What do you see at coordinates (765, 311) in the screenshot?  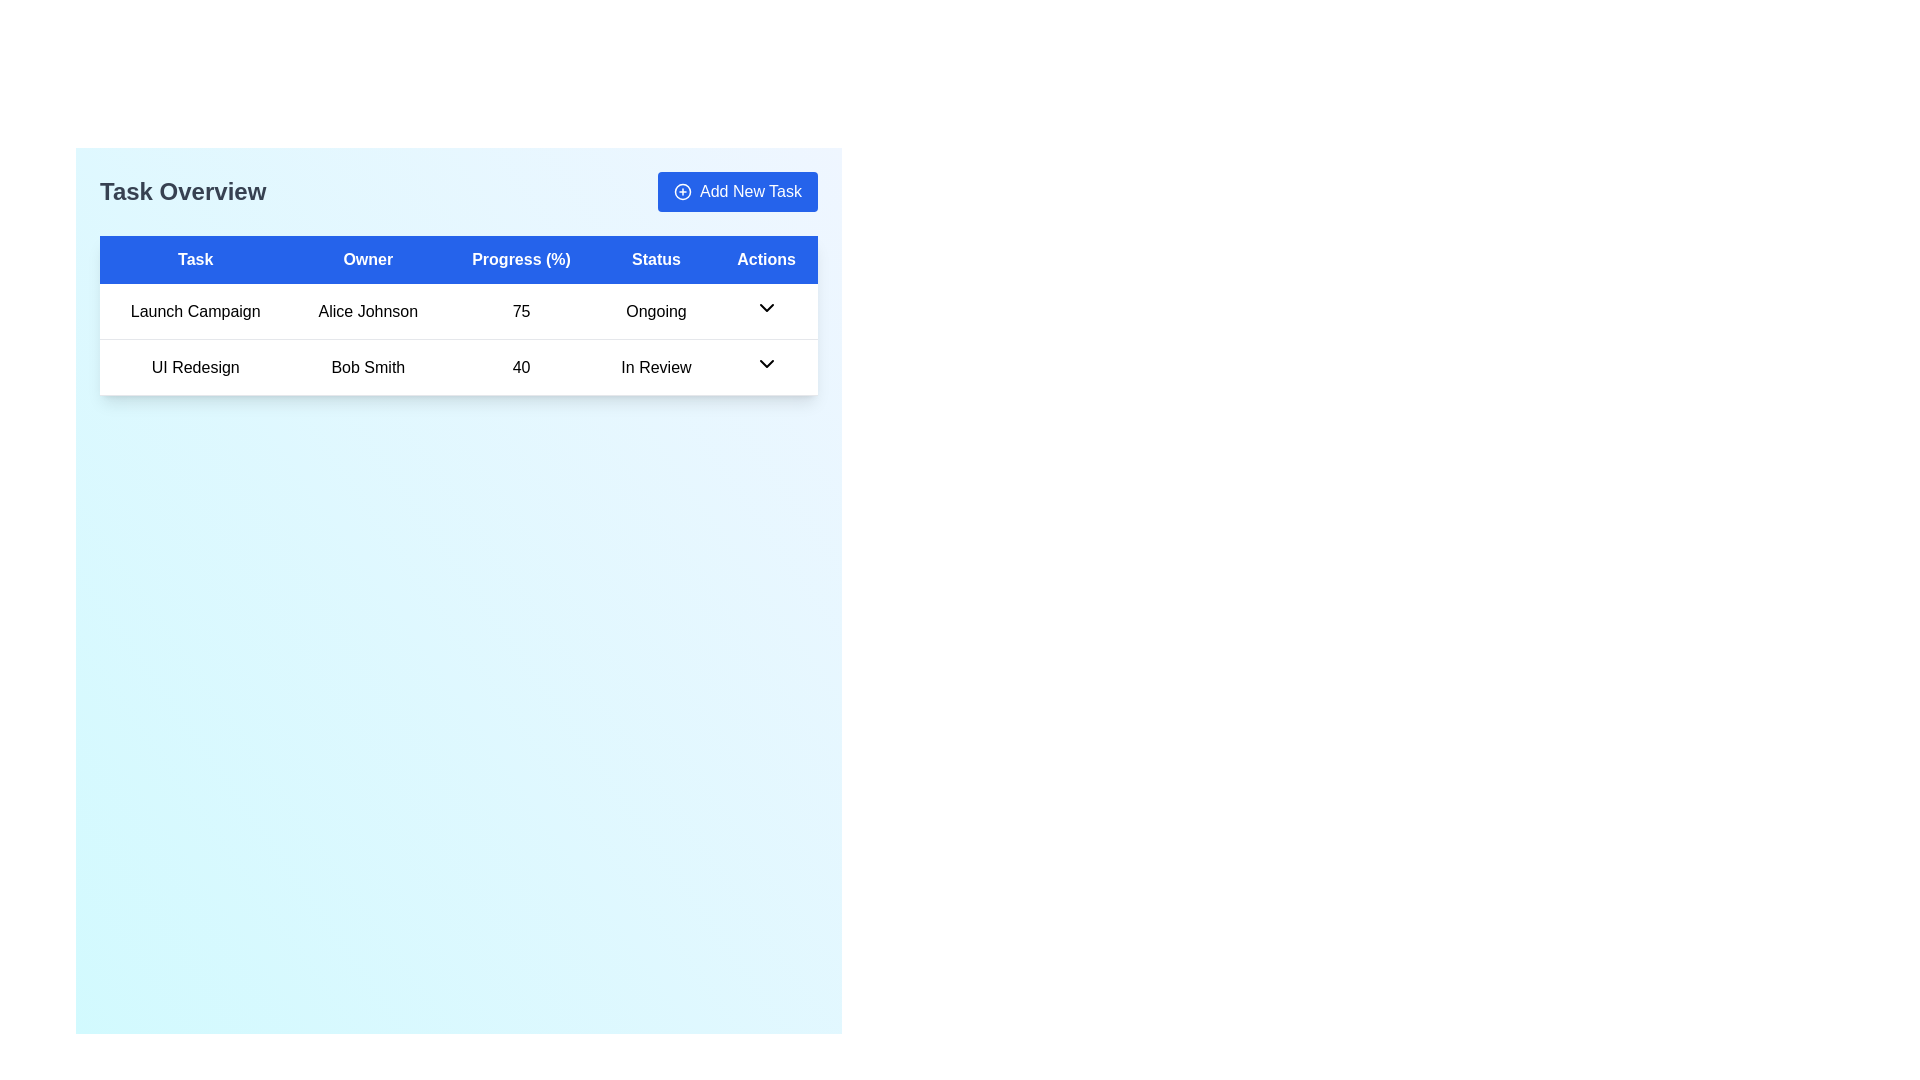 I see `the downward-pointing black arrow icon` at bounding box center [765, 311].